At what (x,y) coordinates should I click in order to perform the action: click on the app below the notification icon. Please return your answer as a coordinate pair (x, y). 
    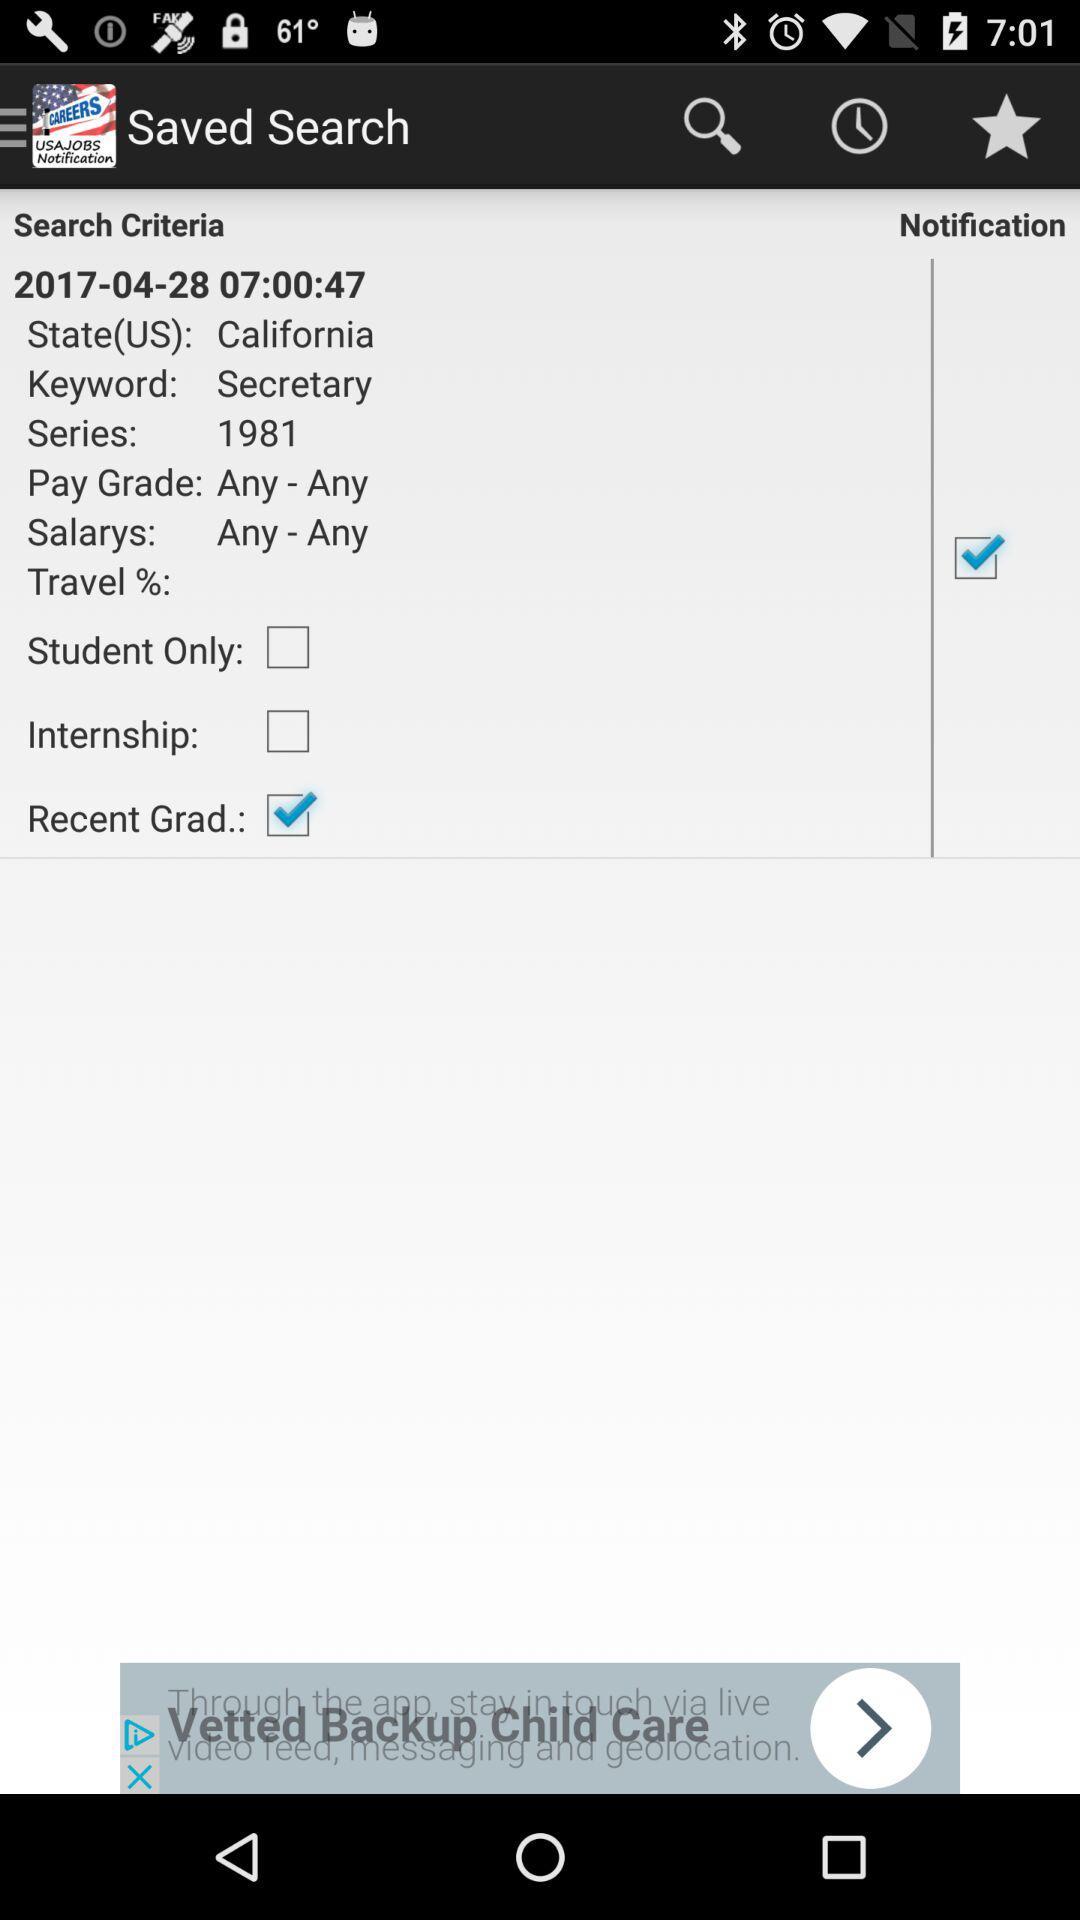
    Looking at the image, I should click on (1006, 557).